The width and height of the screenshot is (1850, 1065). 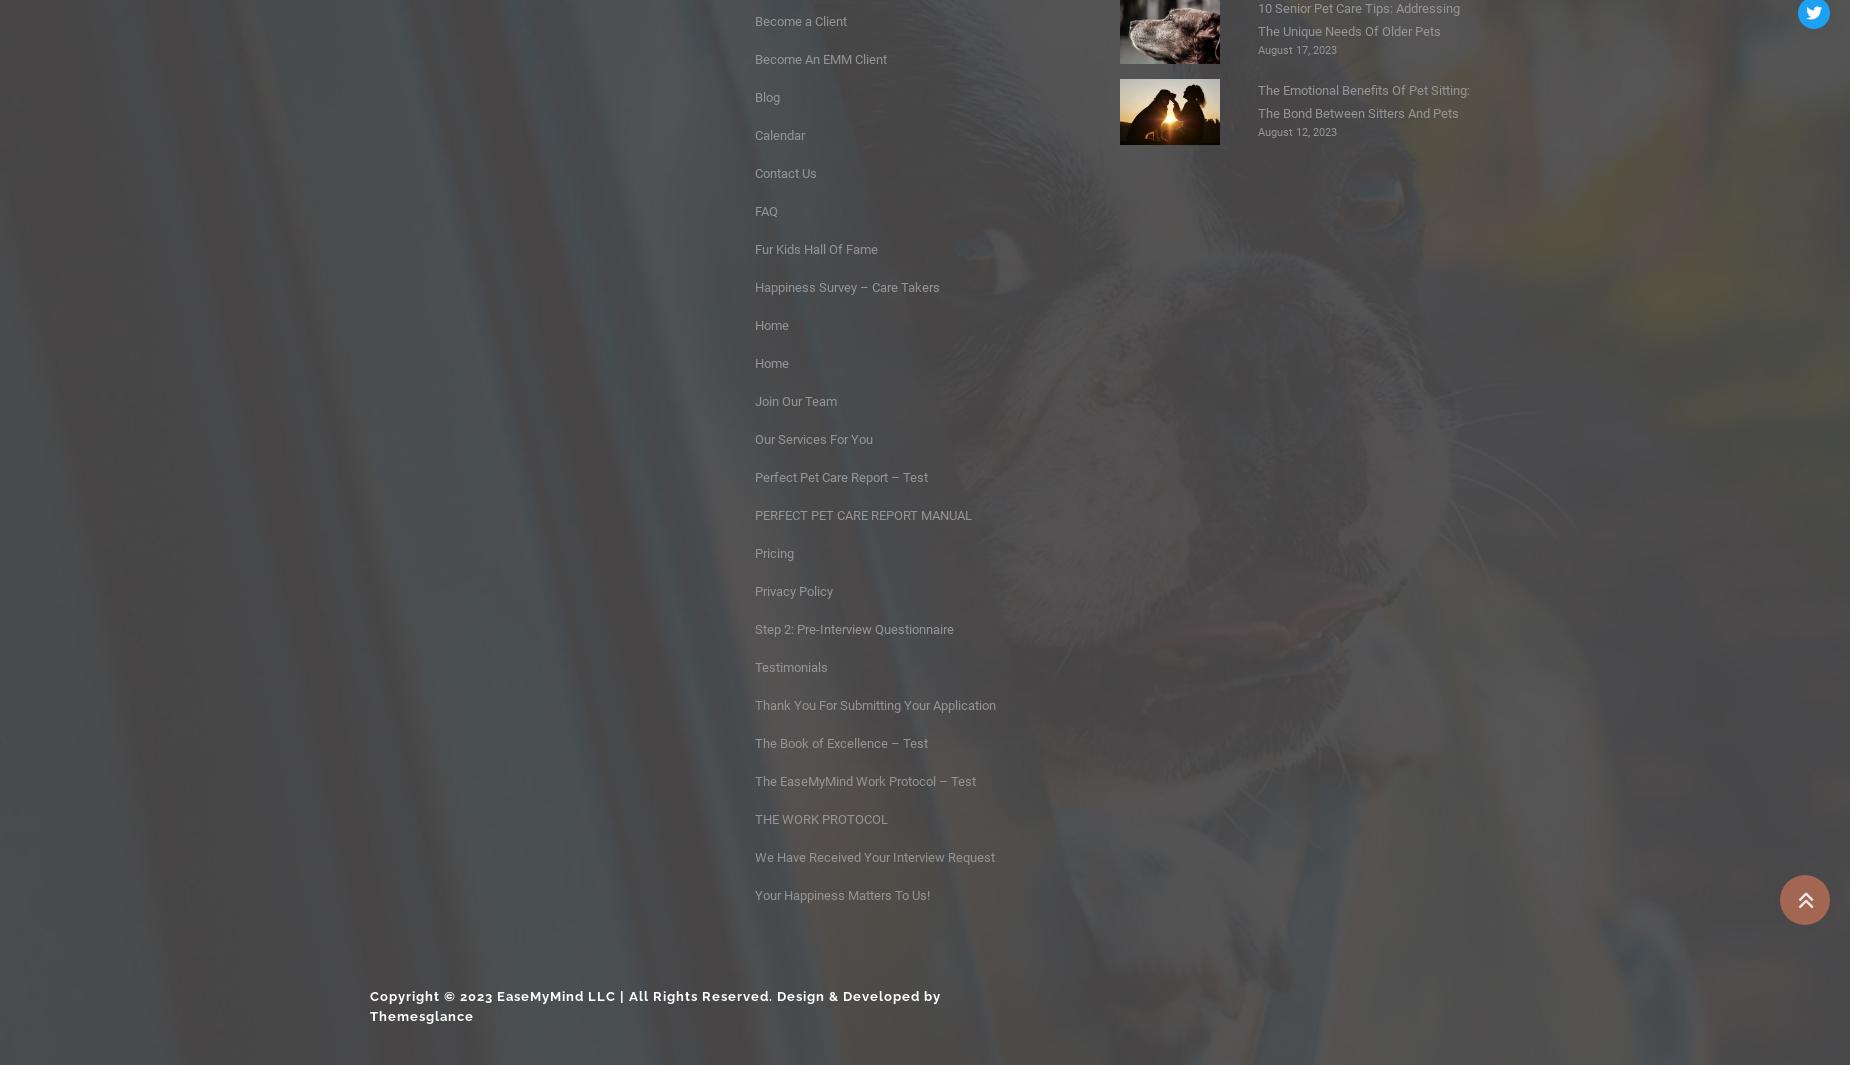 What do you see at coordinates (1296, 48) in the screenshot?
I see `'August 17, 2023'` at bounding box center [1296, 48].